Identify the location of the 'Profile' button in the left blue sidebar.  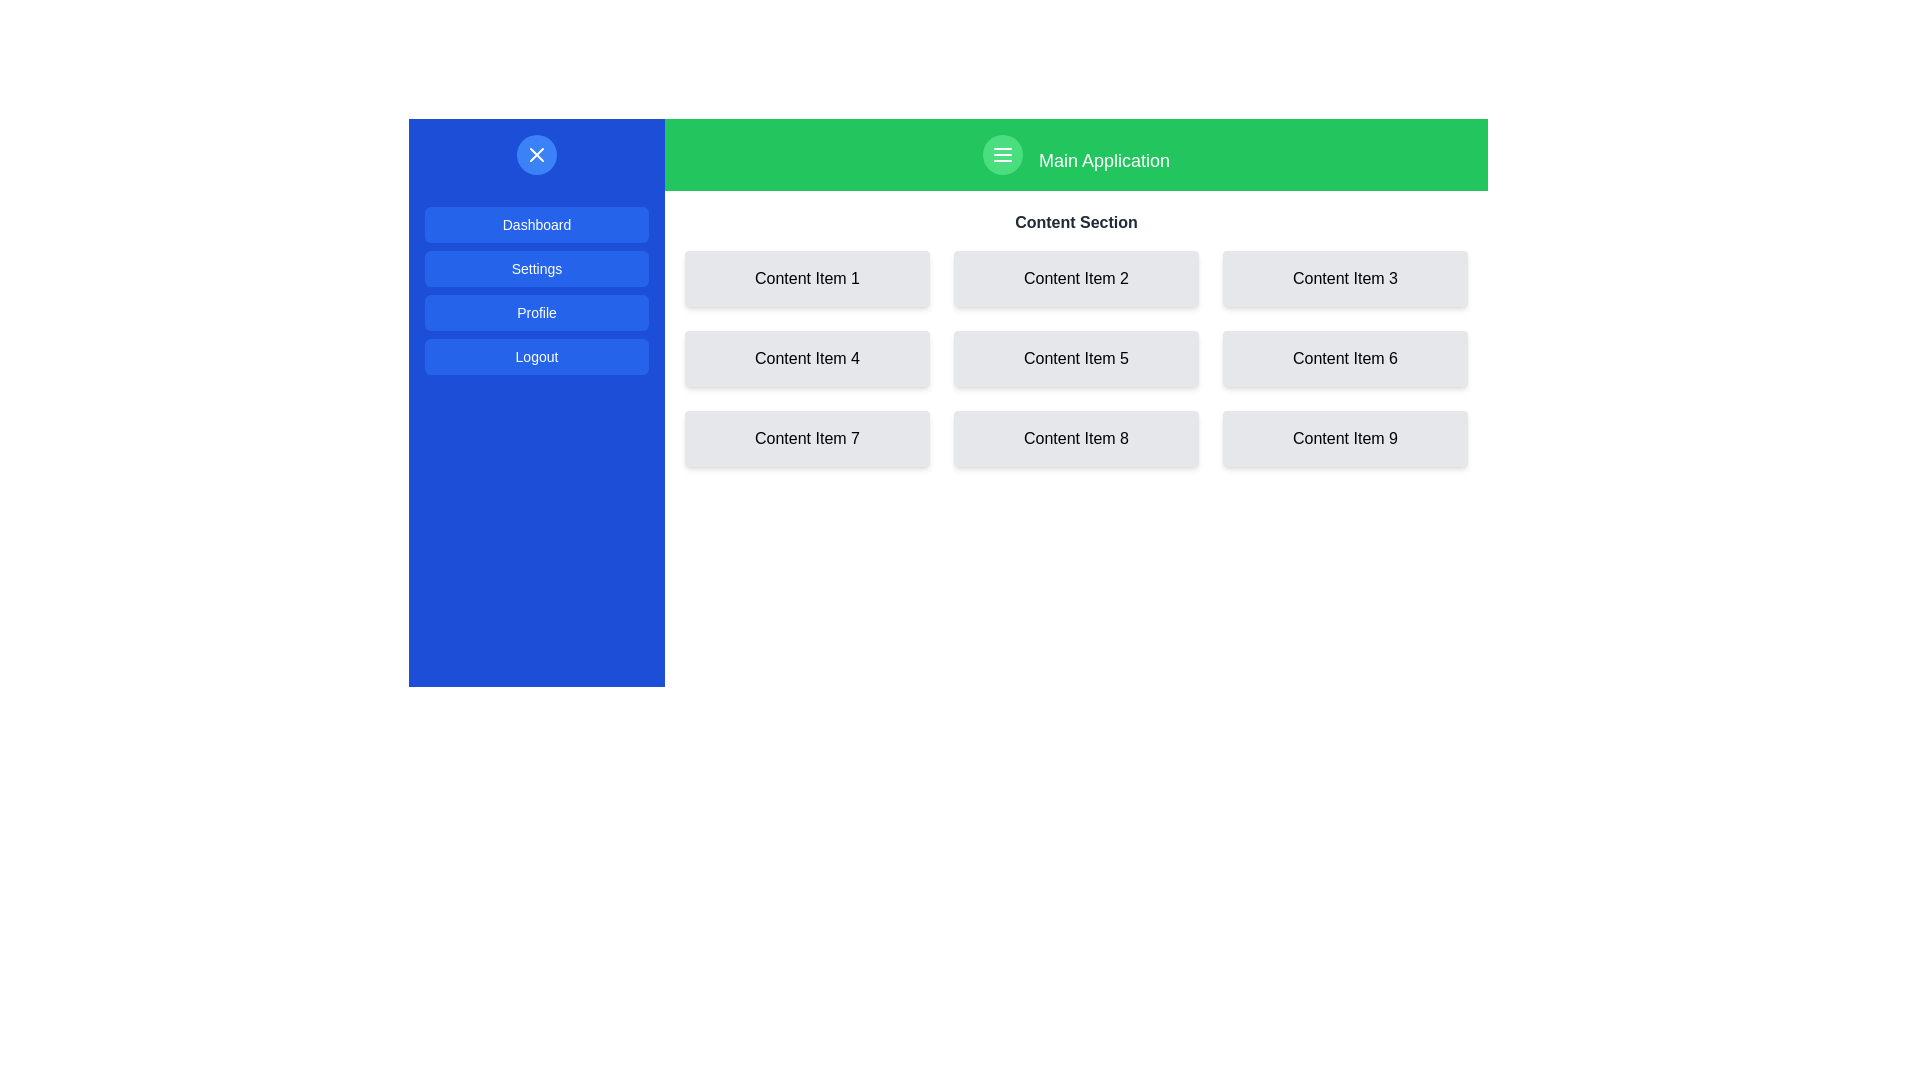
(537, 312).